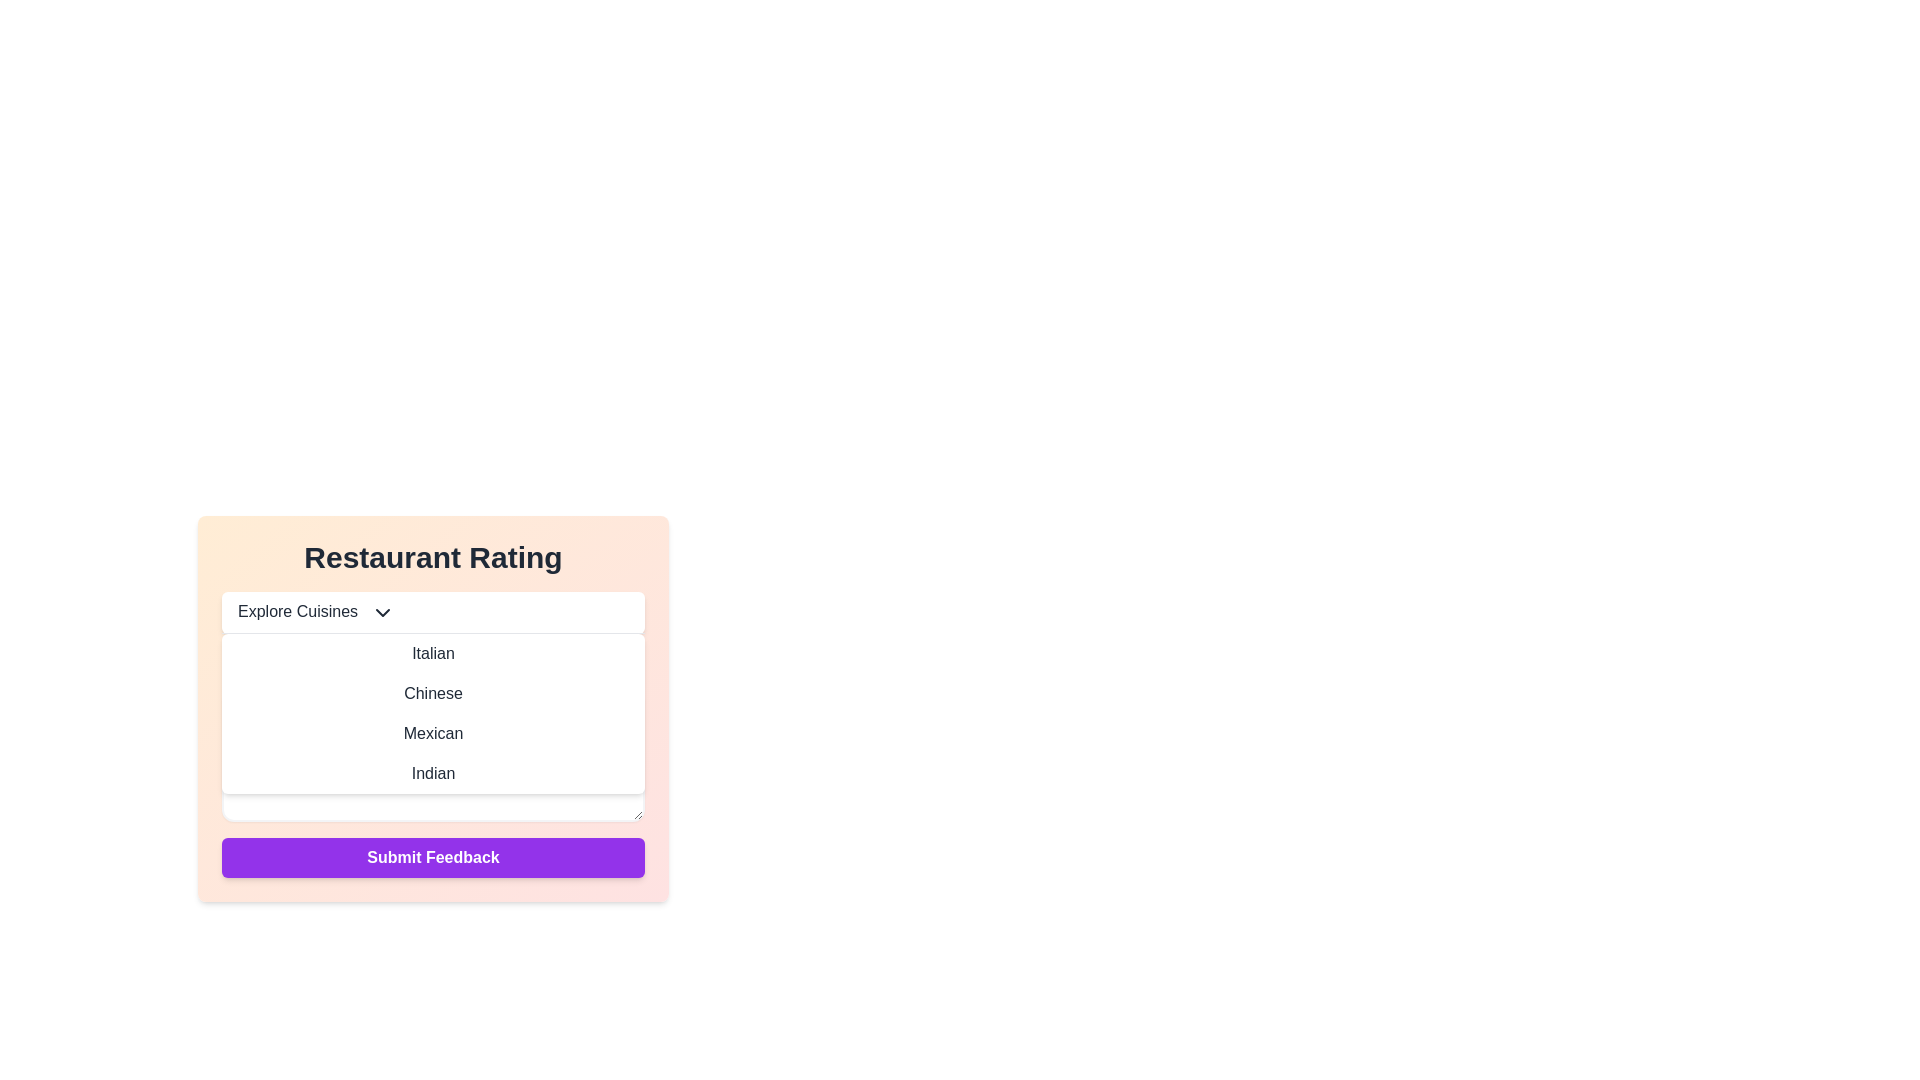  I want to click on the third option in the dropdown menu that represents a cuisine type, located between 'Chinese' and 'Indian', so click(432, 733).